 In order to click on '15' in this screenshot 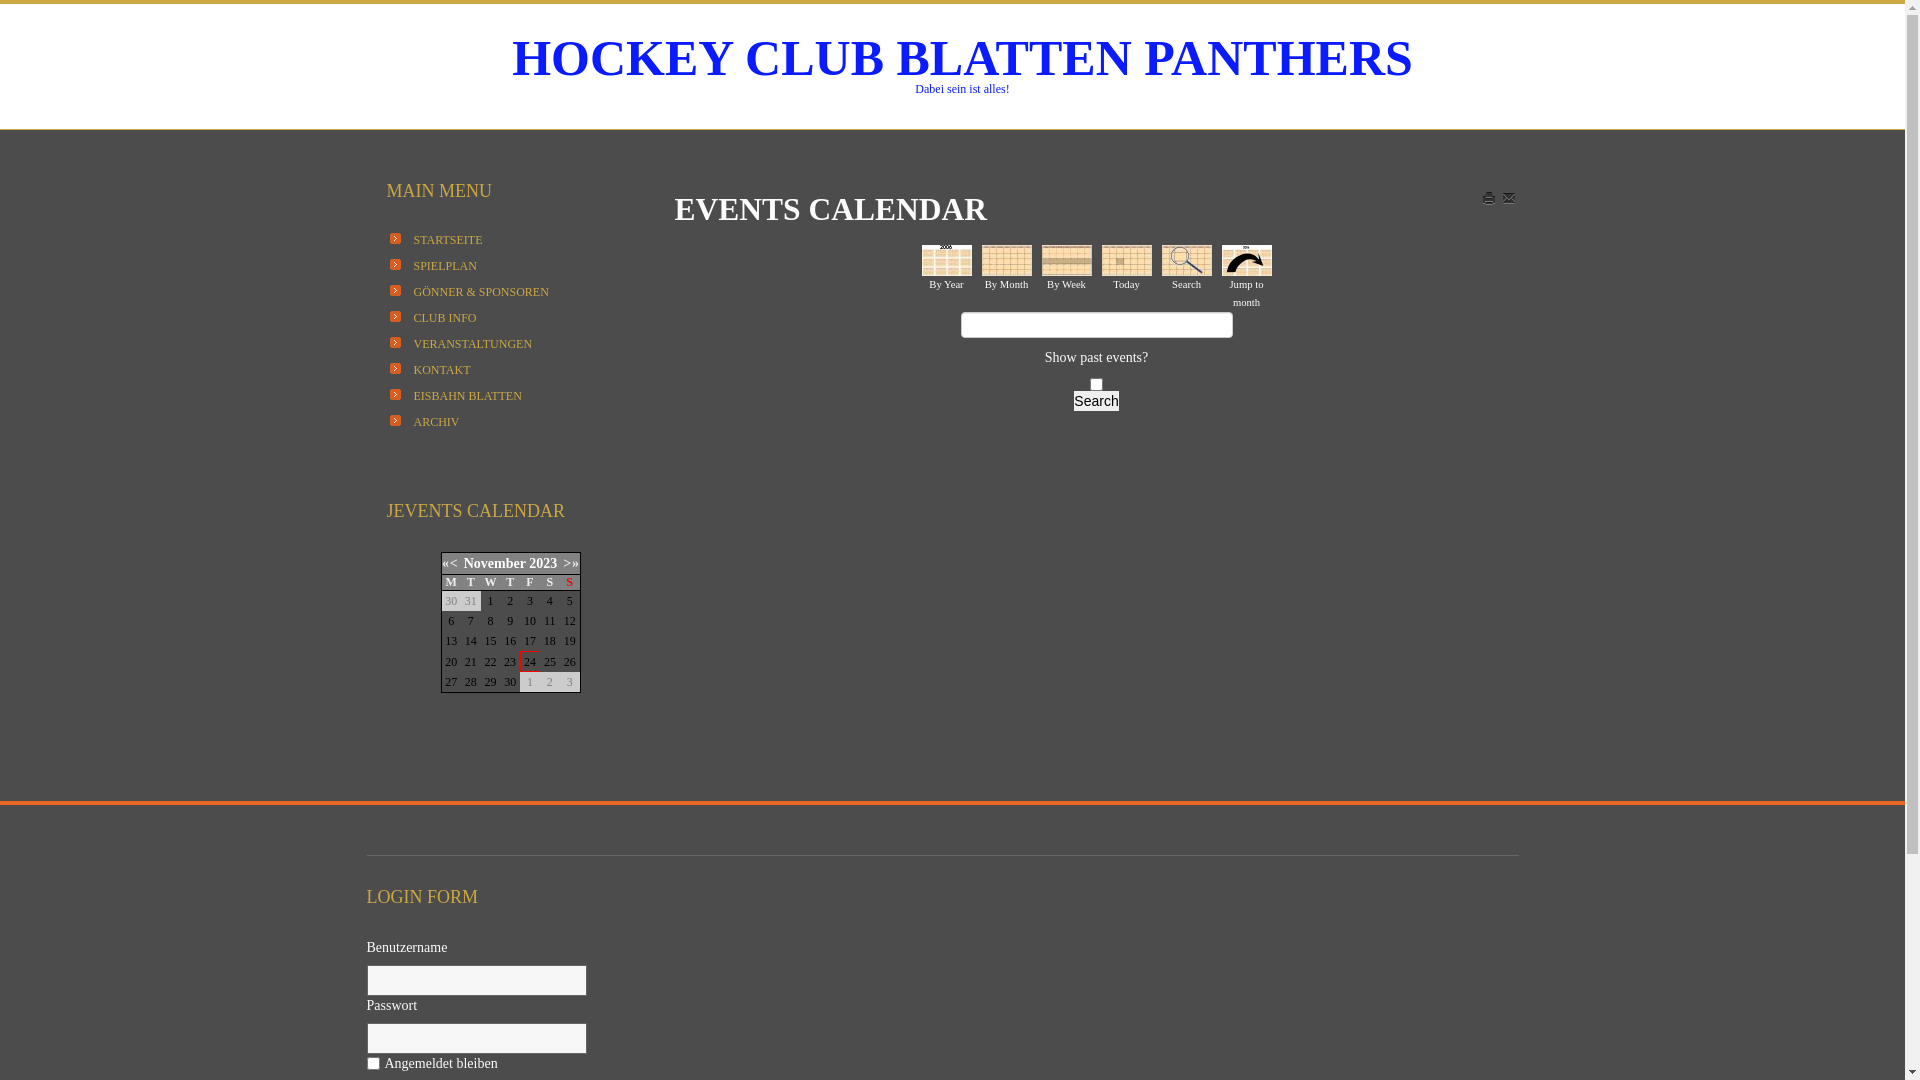, I will do `click(489, 640)`.